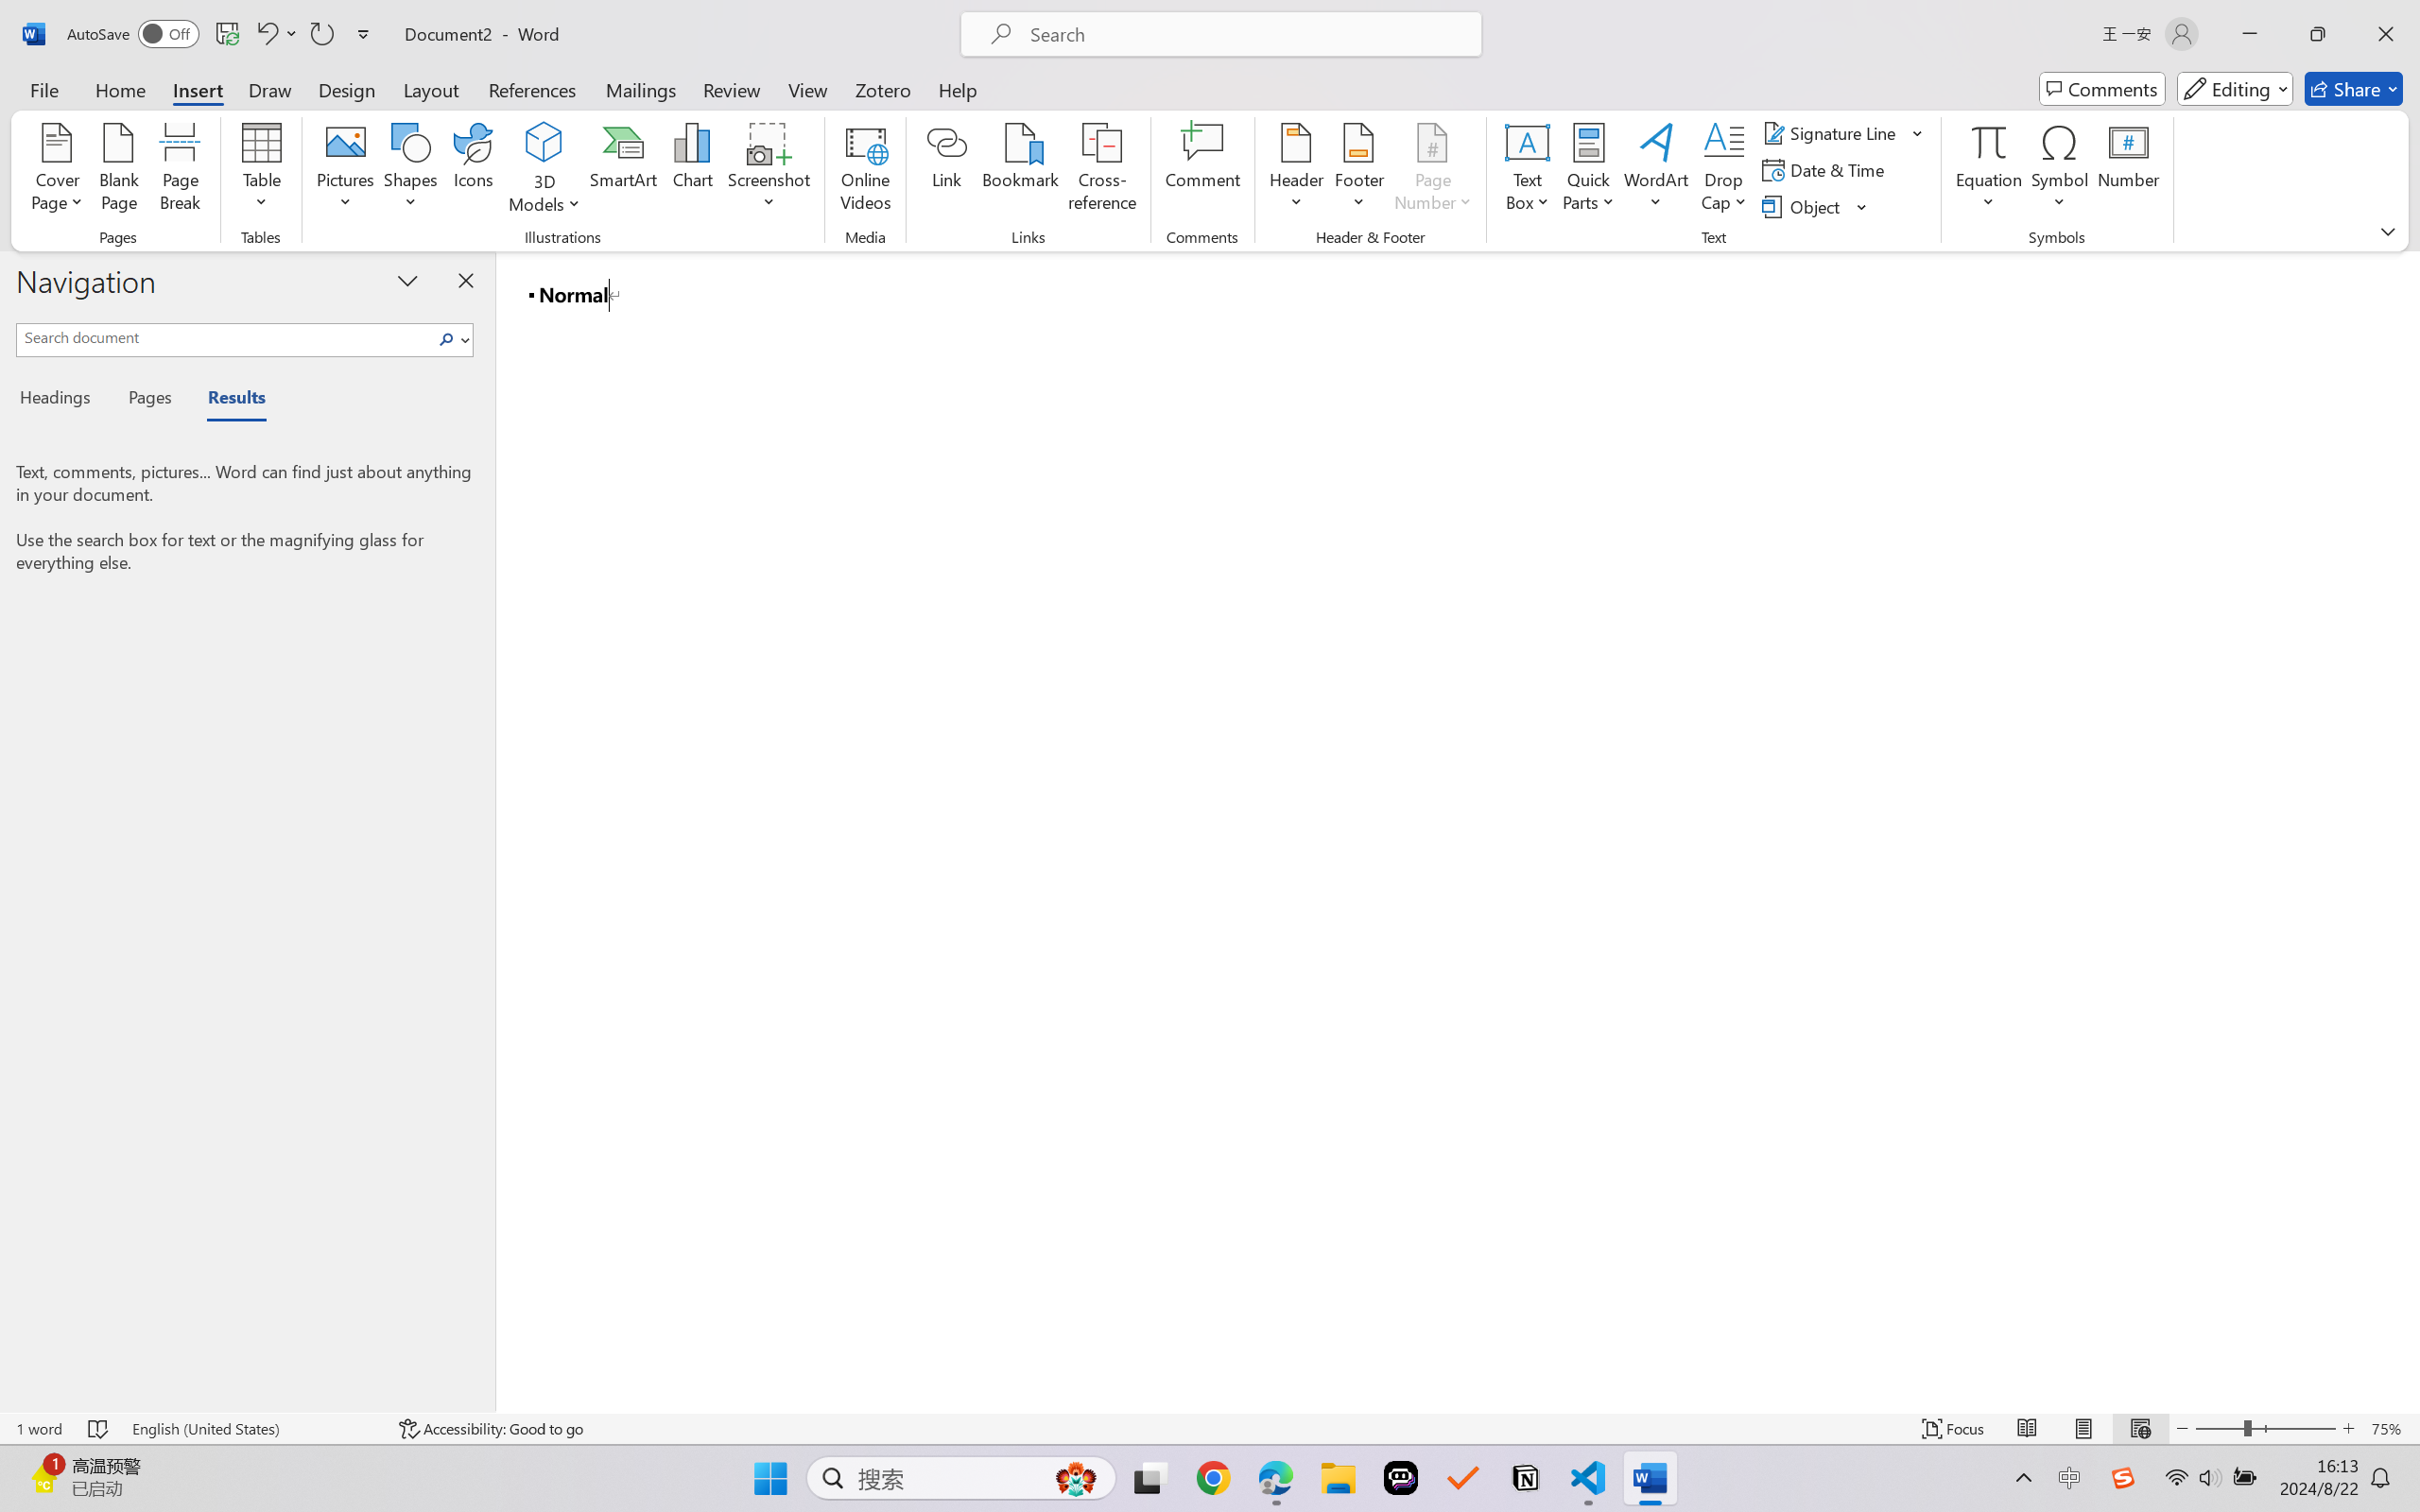 This screenshot has height=1512, width=2420. I want to click on 'Comment', so click(1202, 170).